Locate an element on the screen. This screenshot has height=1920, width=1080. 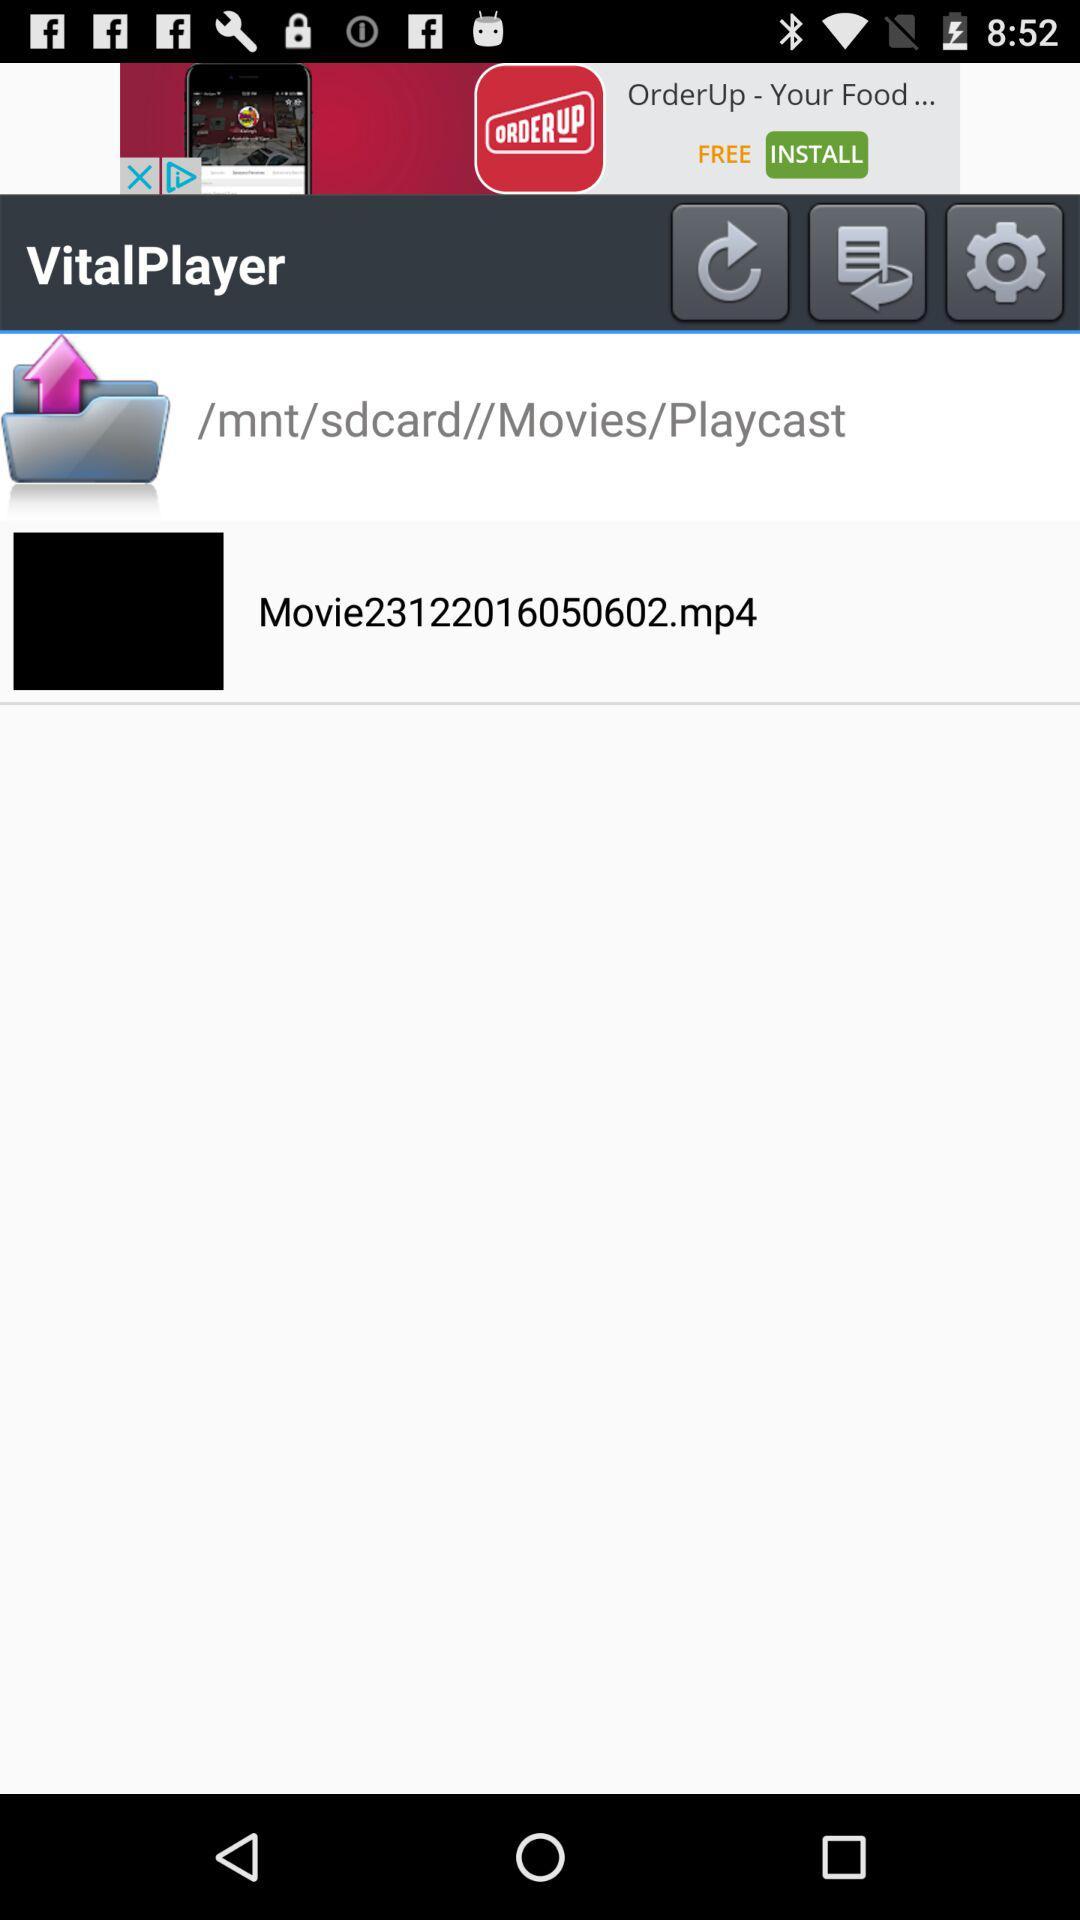
click on advertisement is located at coordinates (540, 127).